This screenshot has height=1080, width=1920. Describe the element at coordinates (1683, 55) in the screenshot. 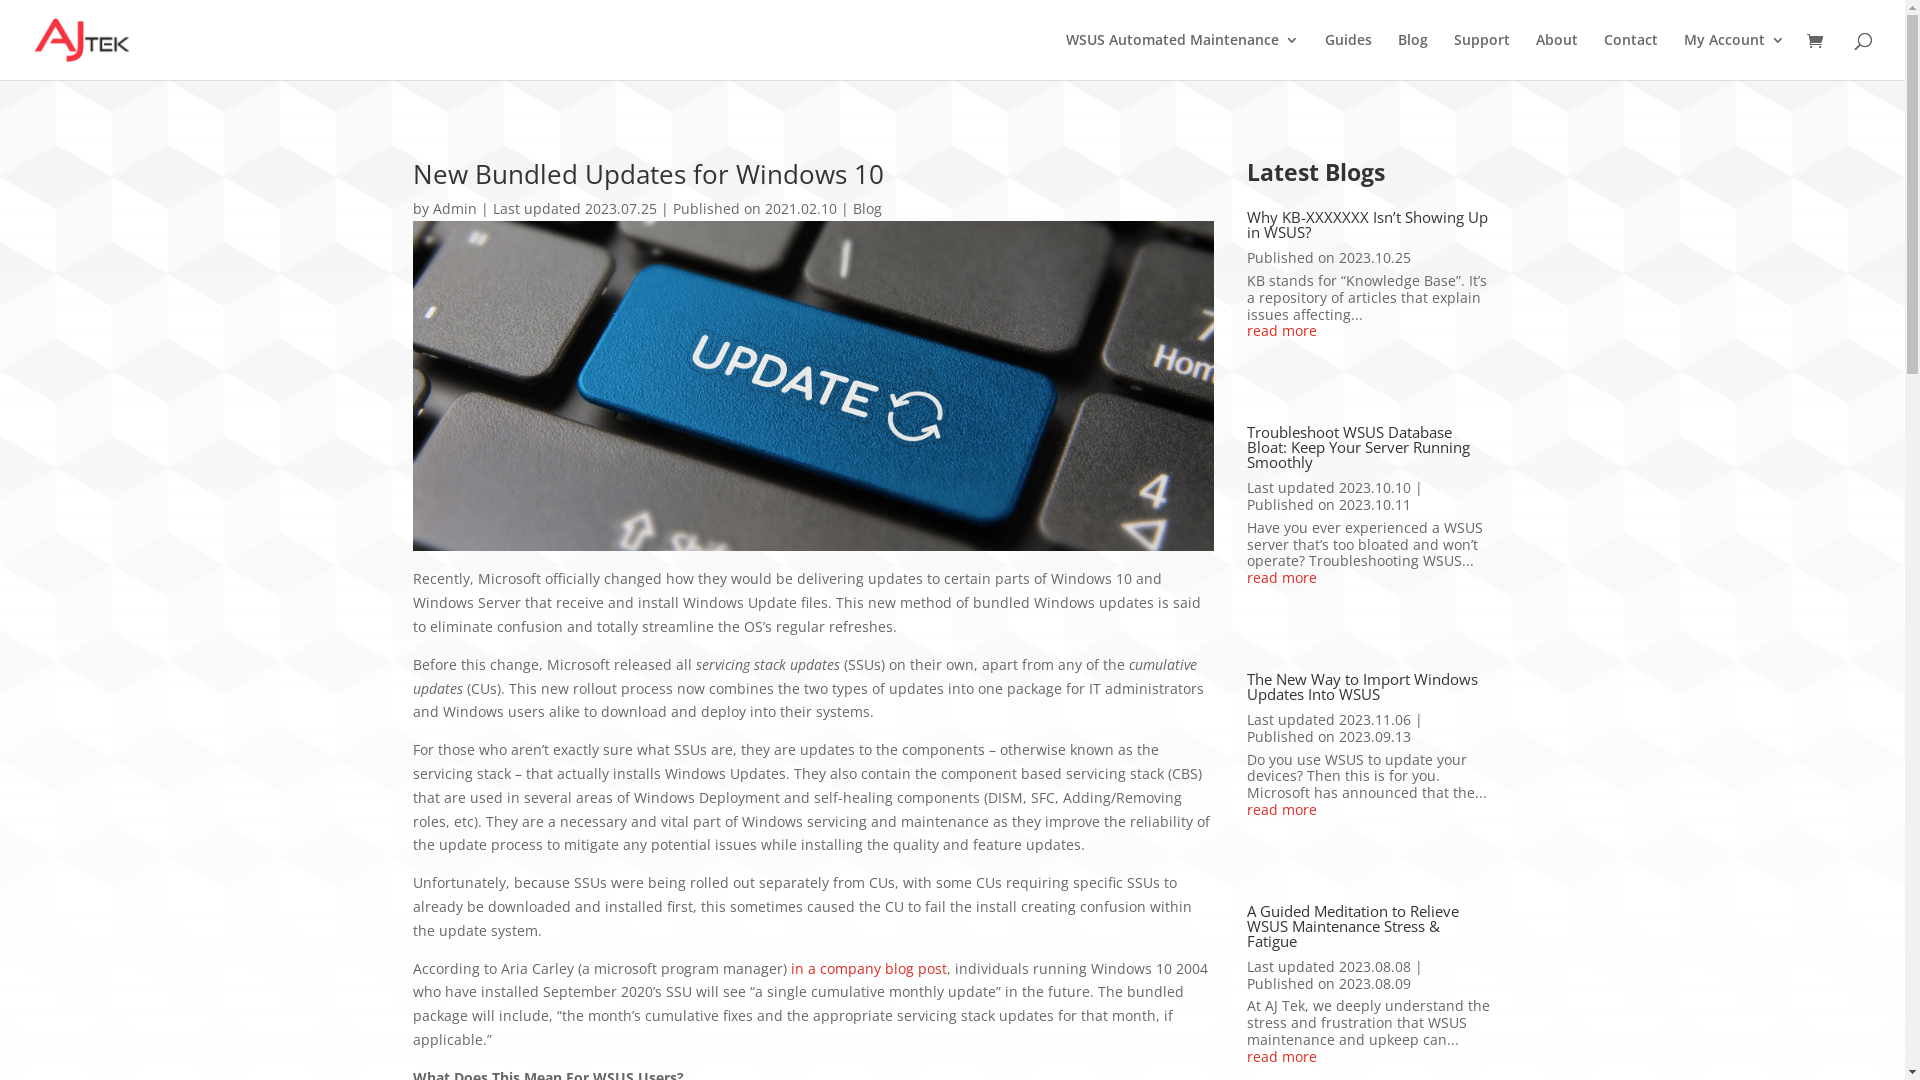

I see `'My Account'` at that location.